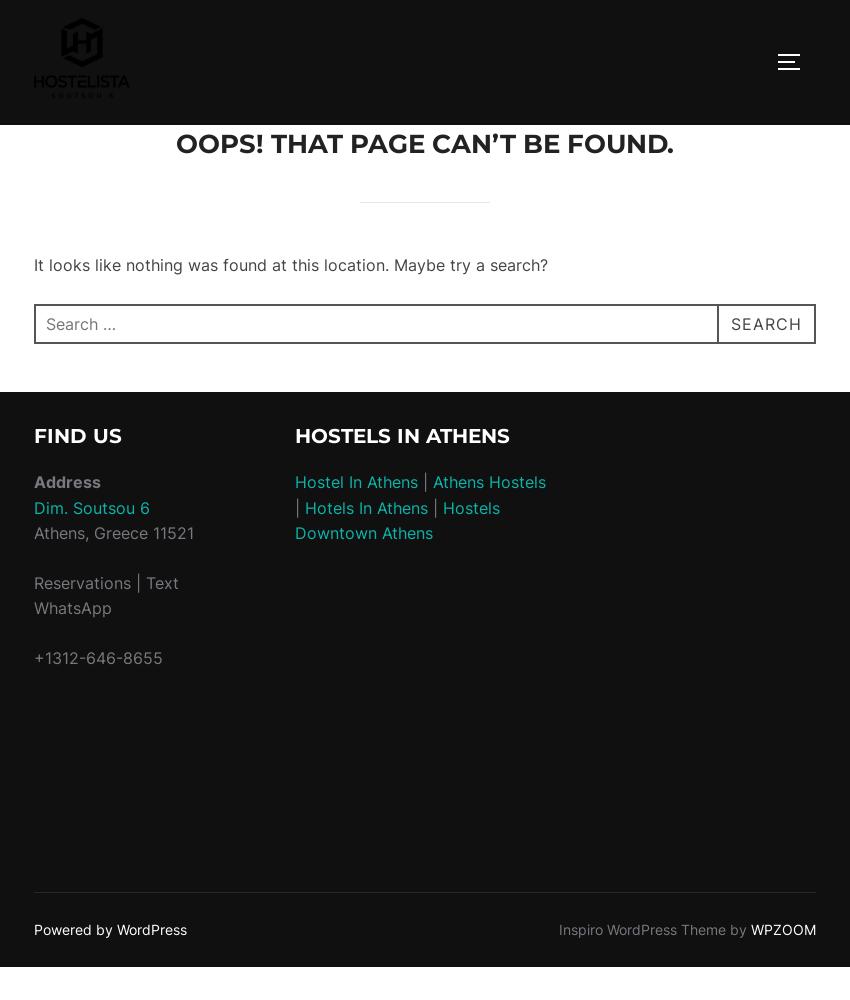  I want to click on 'Hostels In Athens', so click(401, 435).